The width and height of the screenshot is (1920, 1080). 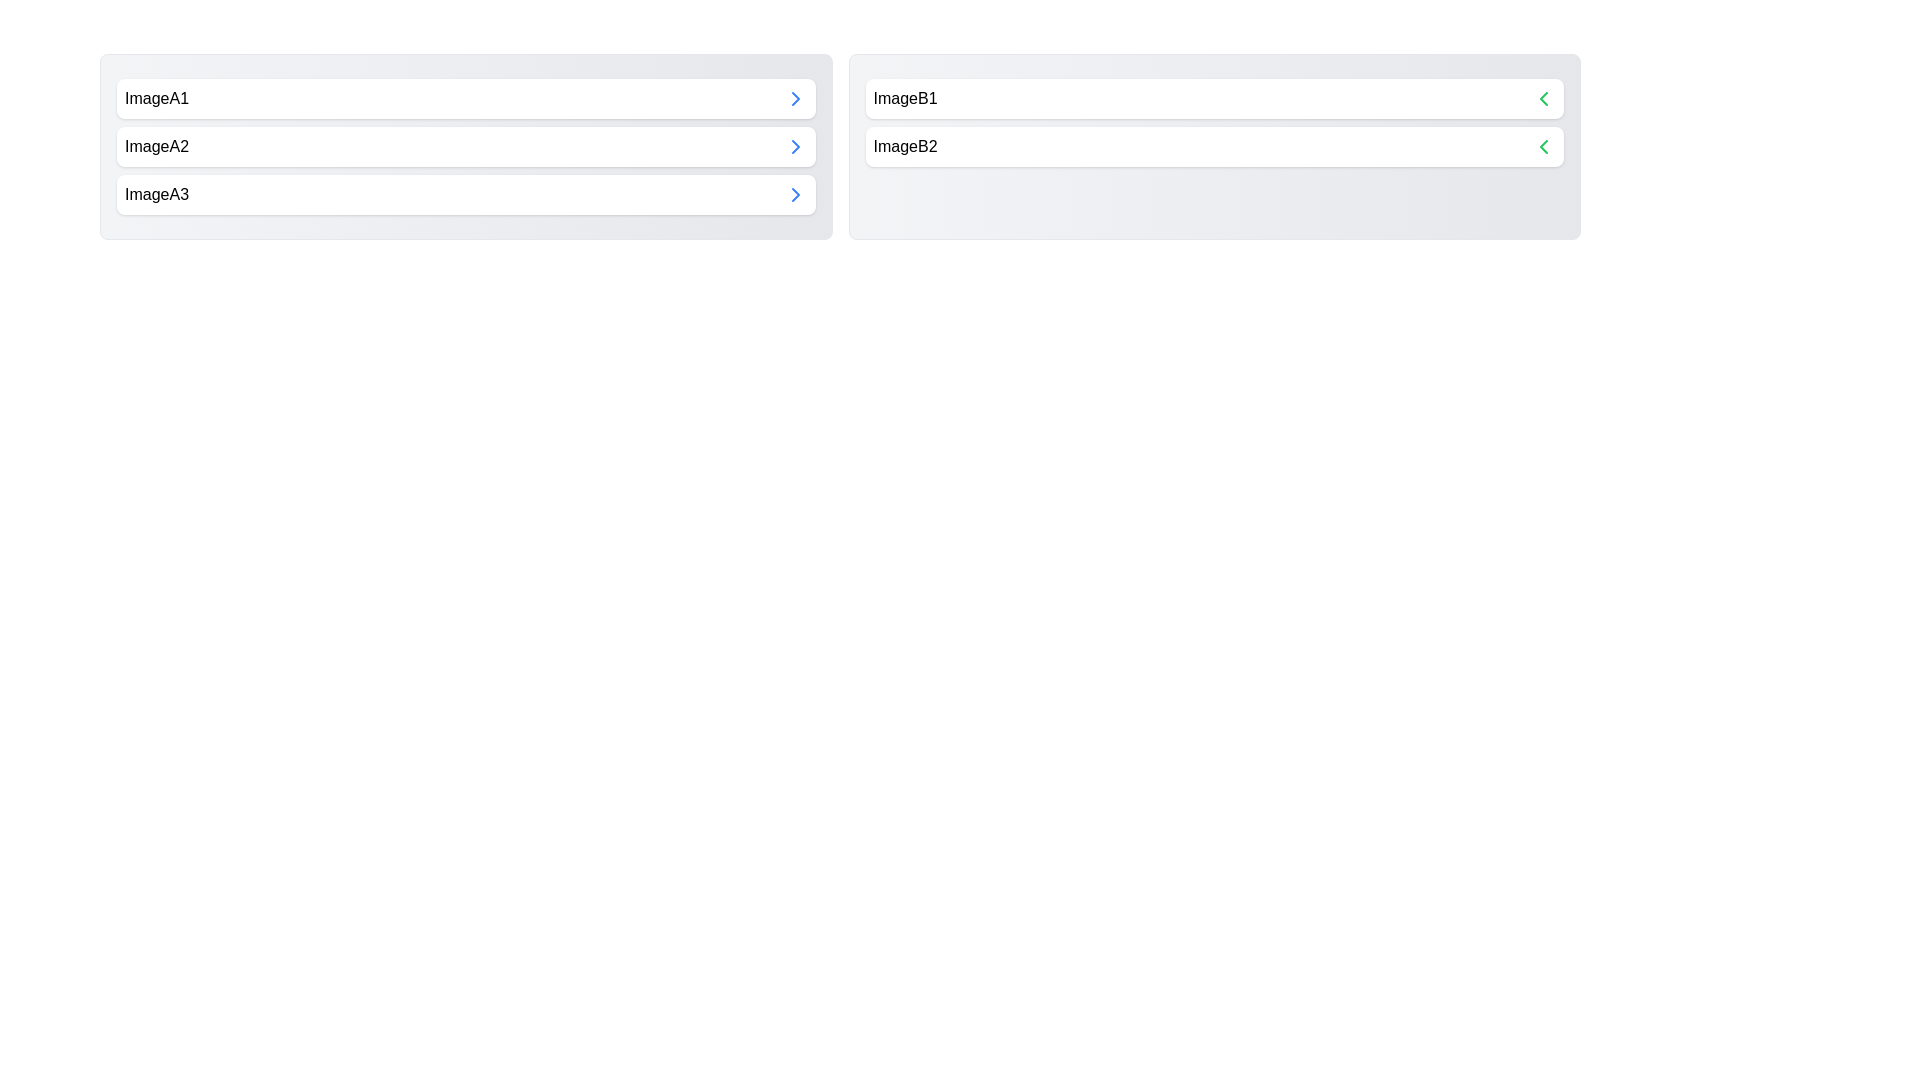 What do you see at coordinates (794, 145) in the screenshot?
I see `arrow button next to ImageA2 to move it to the opposite category` at bounding box center [794, 145].